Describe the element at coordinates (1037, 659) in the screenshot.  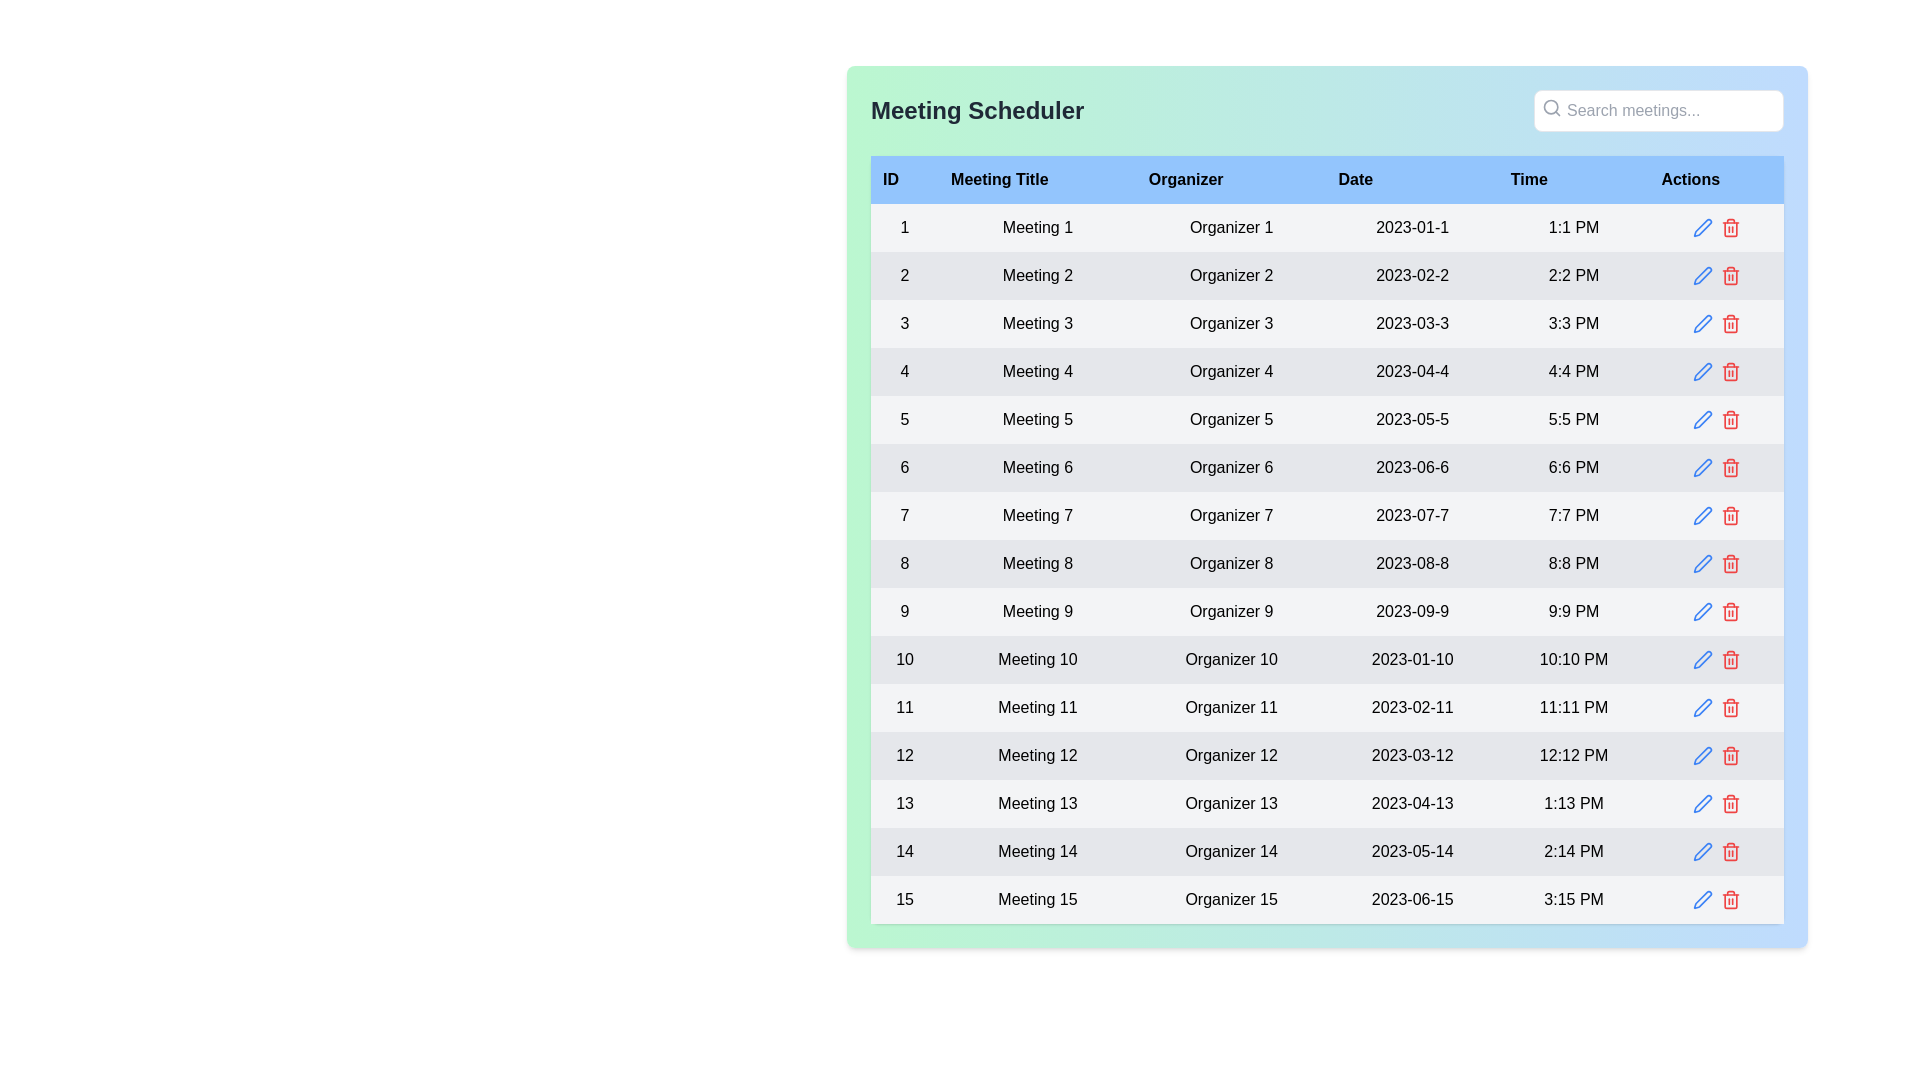
I see `the Text label indicating the meeting title in the second column of the row labeled '10' in the multi-column table` at that location.